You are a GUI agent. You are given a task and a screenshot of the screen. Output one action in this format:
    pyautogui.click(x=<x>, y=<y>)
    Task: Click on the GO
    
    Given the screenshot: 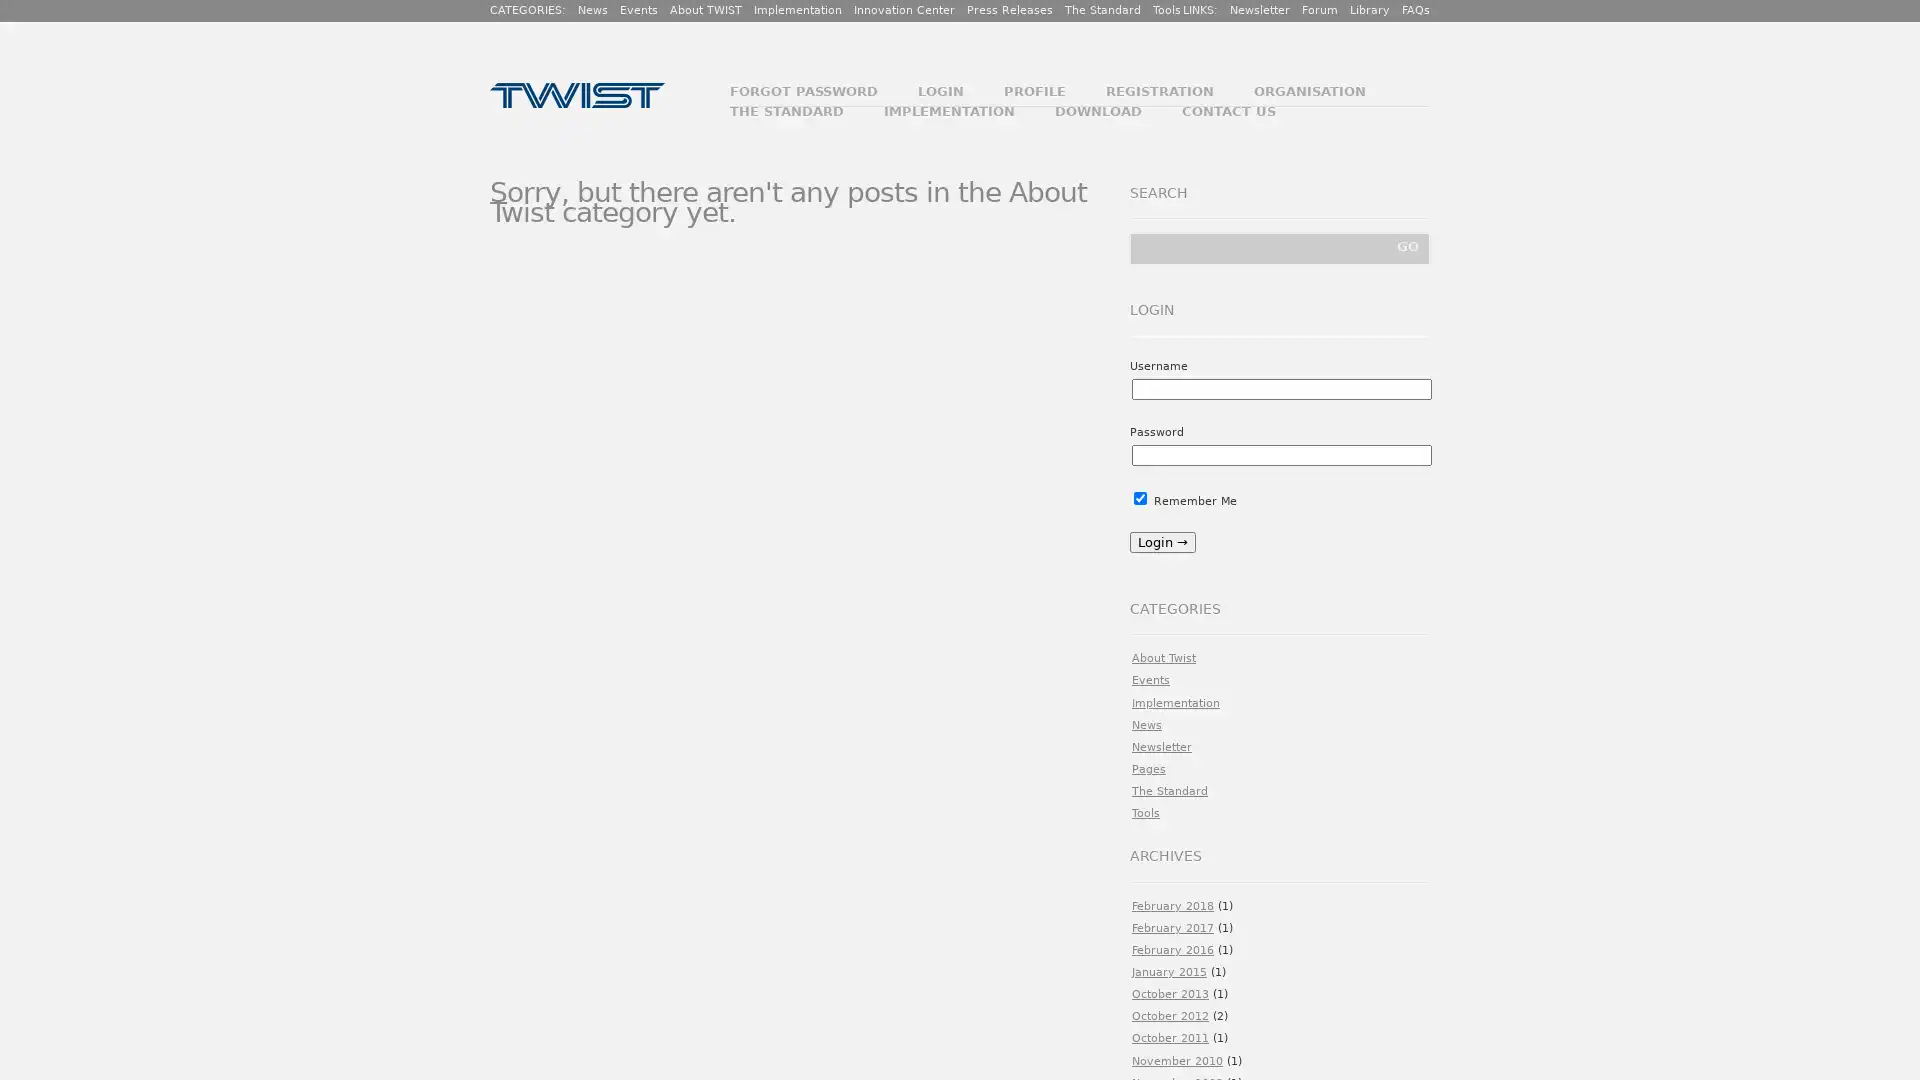 What is the action you would take?
    pyautogui.click(x=1406, y=245)
    